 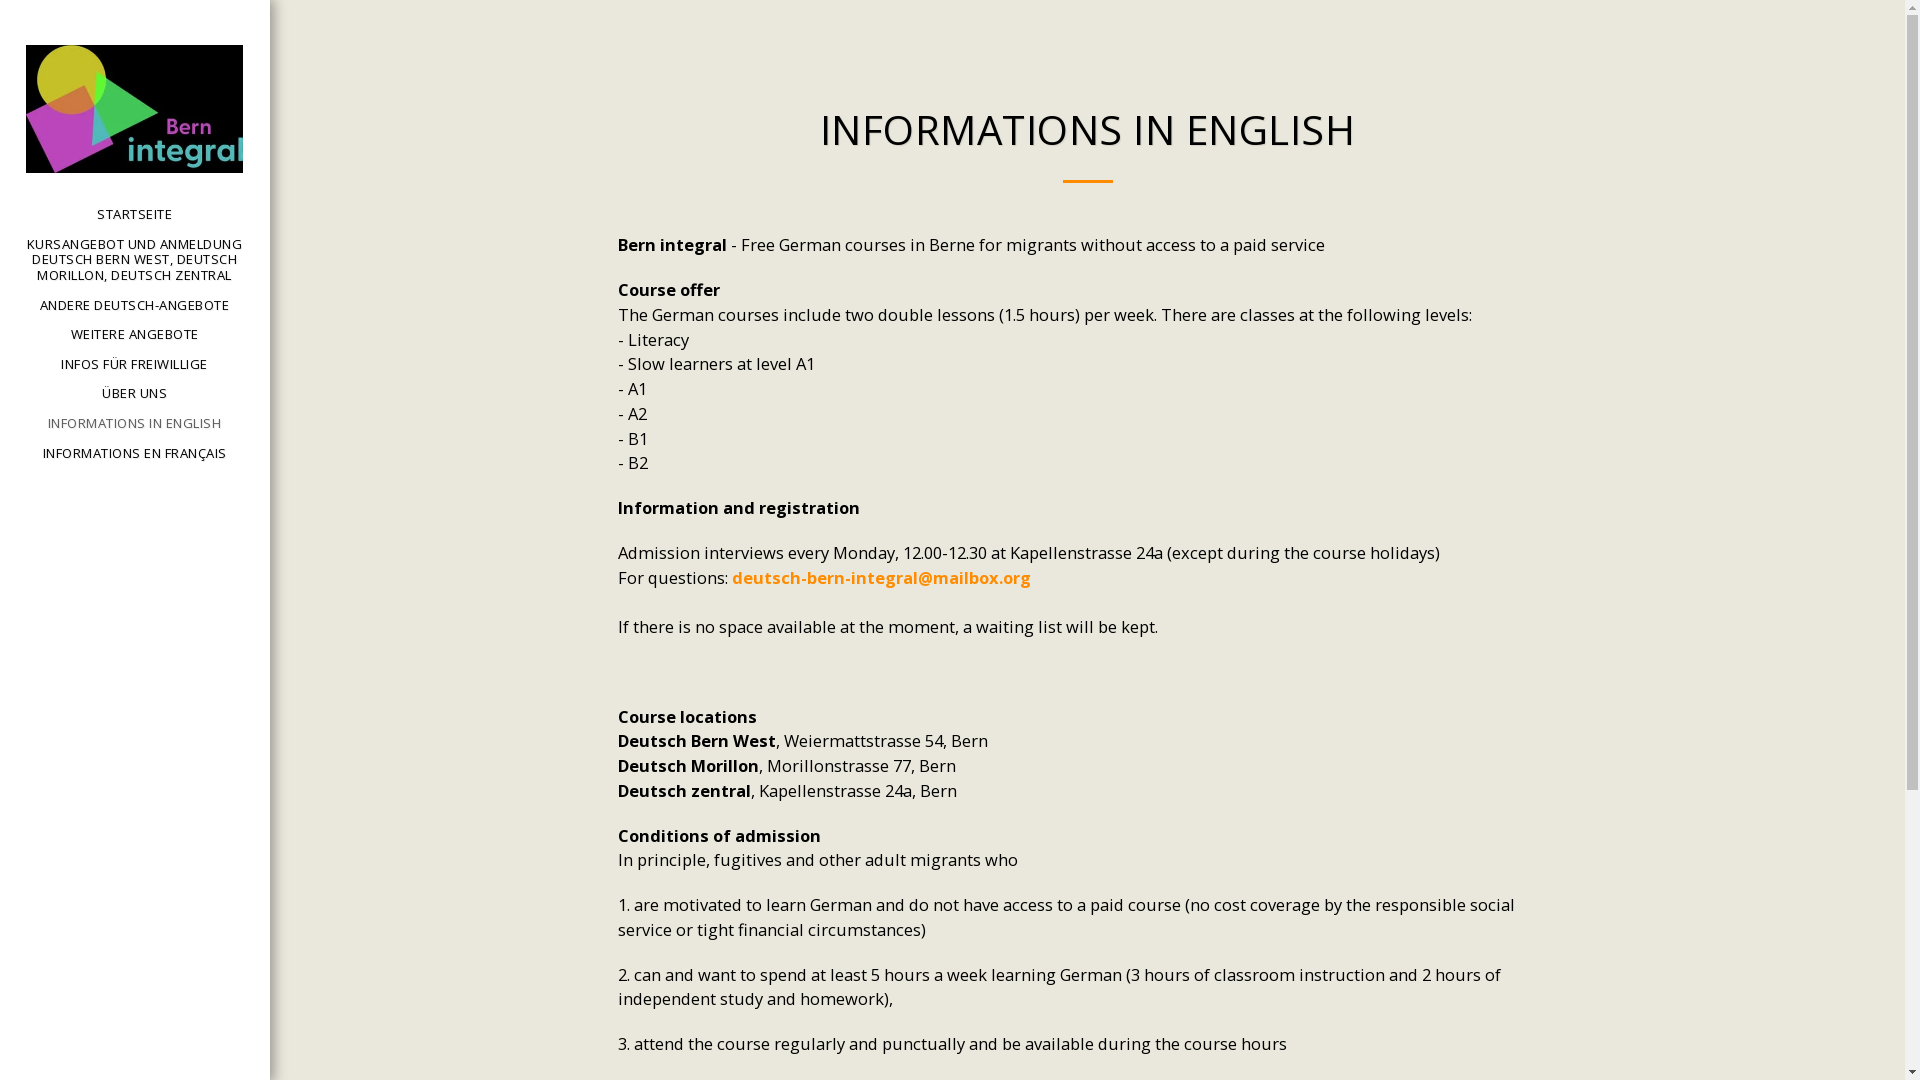 I want to click on 'deutsch-bern-integral@mailbox.org', so click(x=880, y=577).